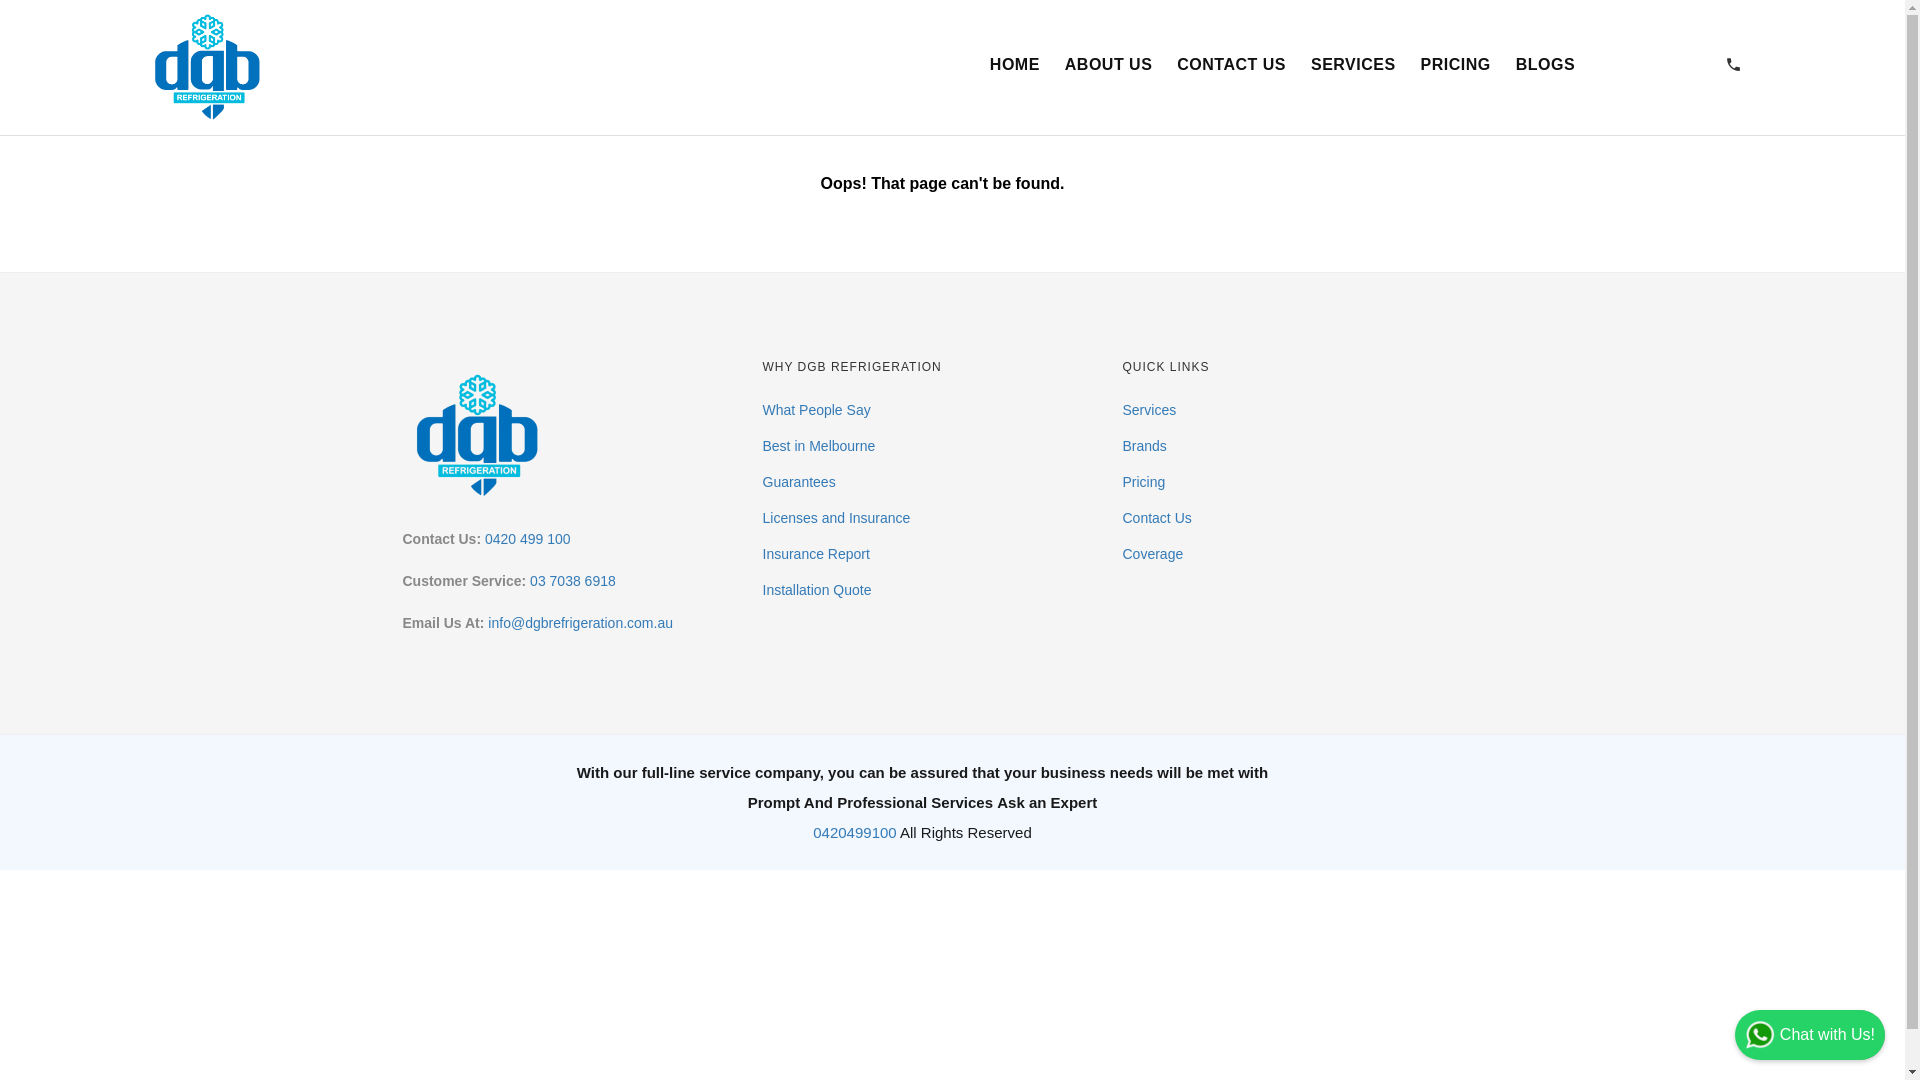  Describe the element at coordinates (1230, 64) in the screenshot. I see `'CONTACT US'` at that location.